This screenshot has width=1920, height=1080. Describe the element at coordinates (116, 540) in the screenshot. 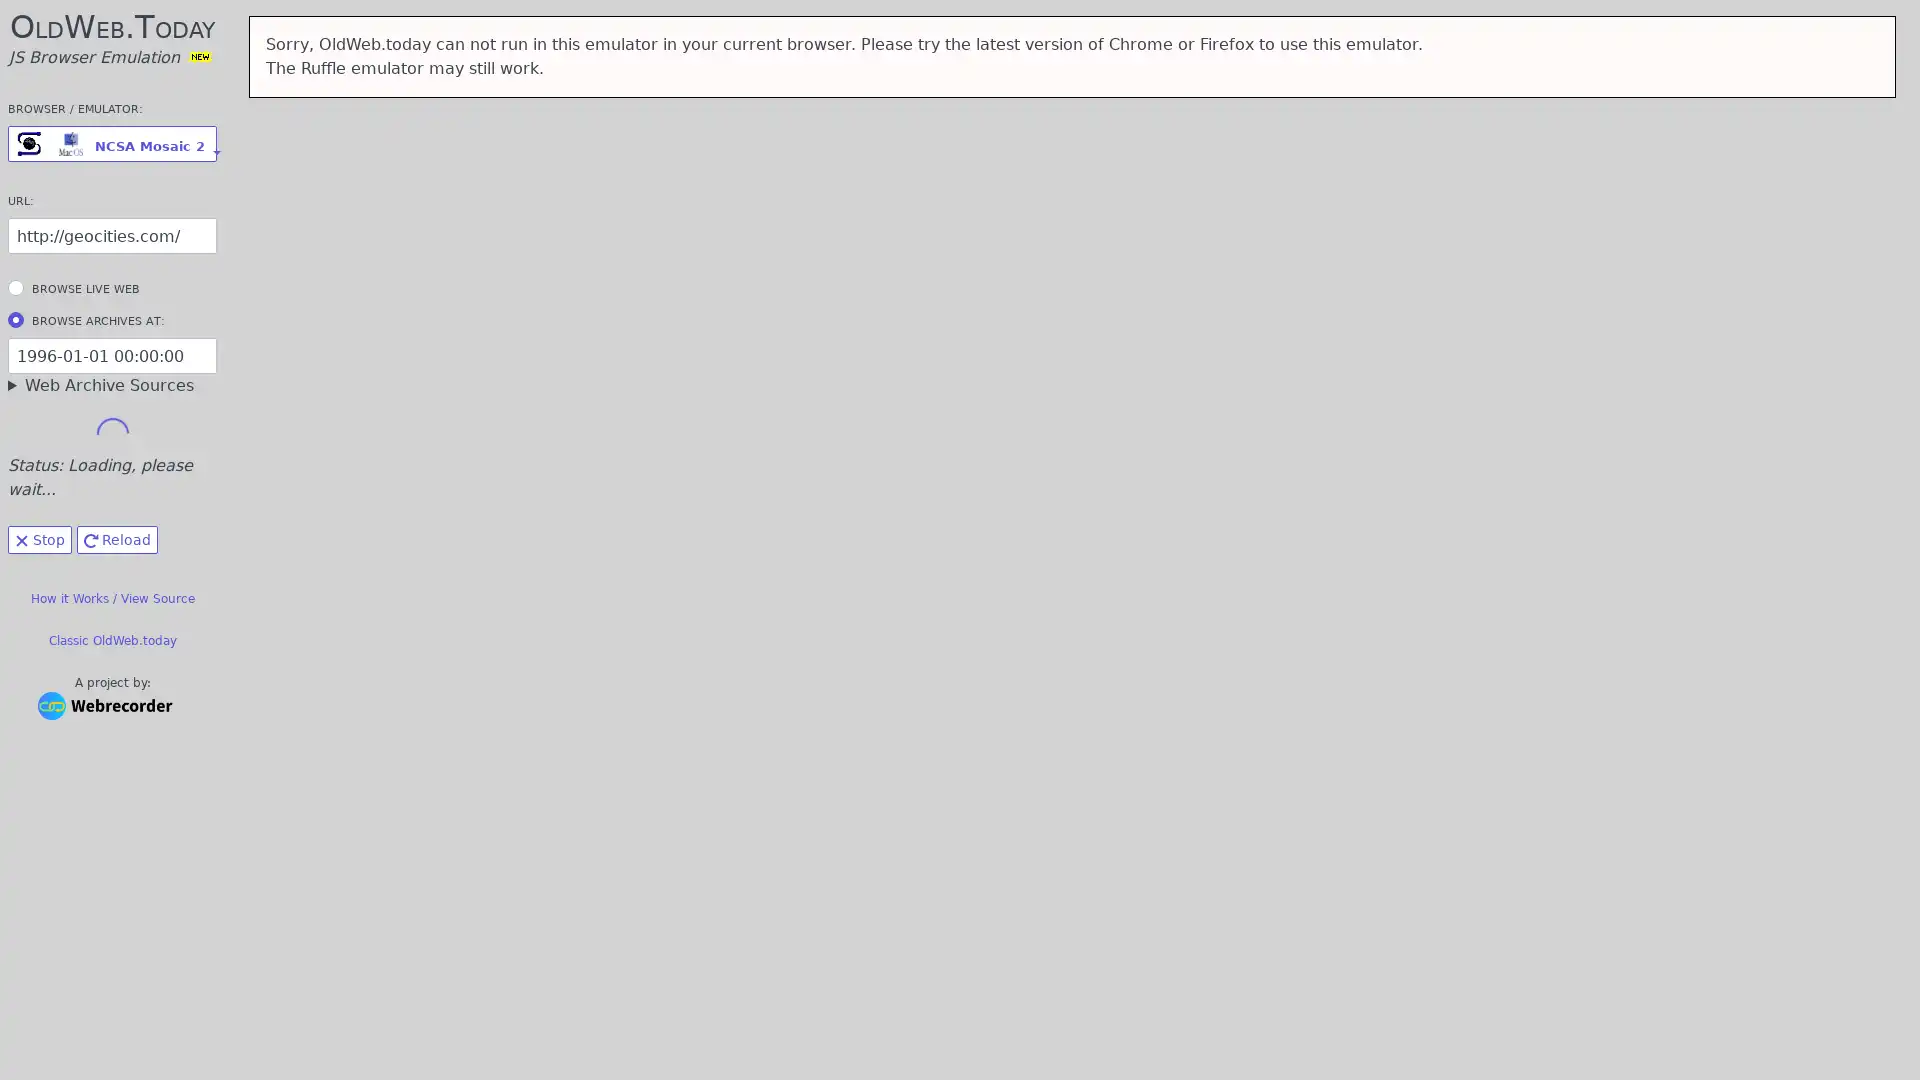

I see `Reload` at that location.